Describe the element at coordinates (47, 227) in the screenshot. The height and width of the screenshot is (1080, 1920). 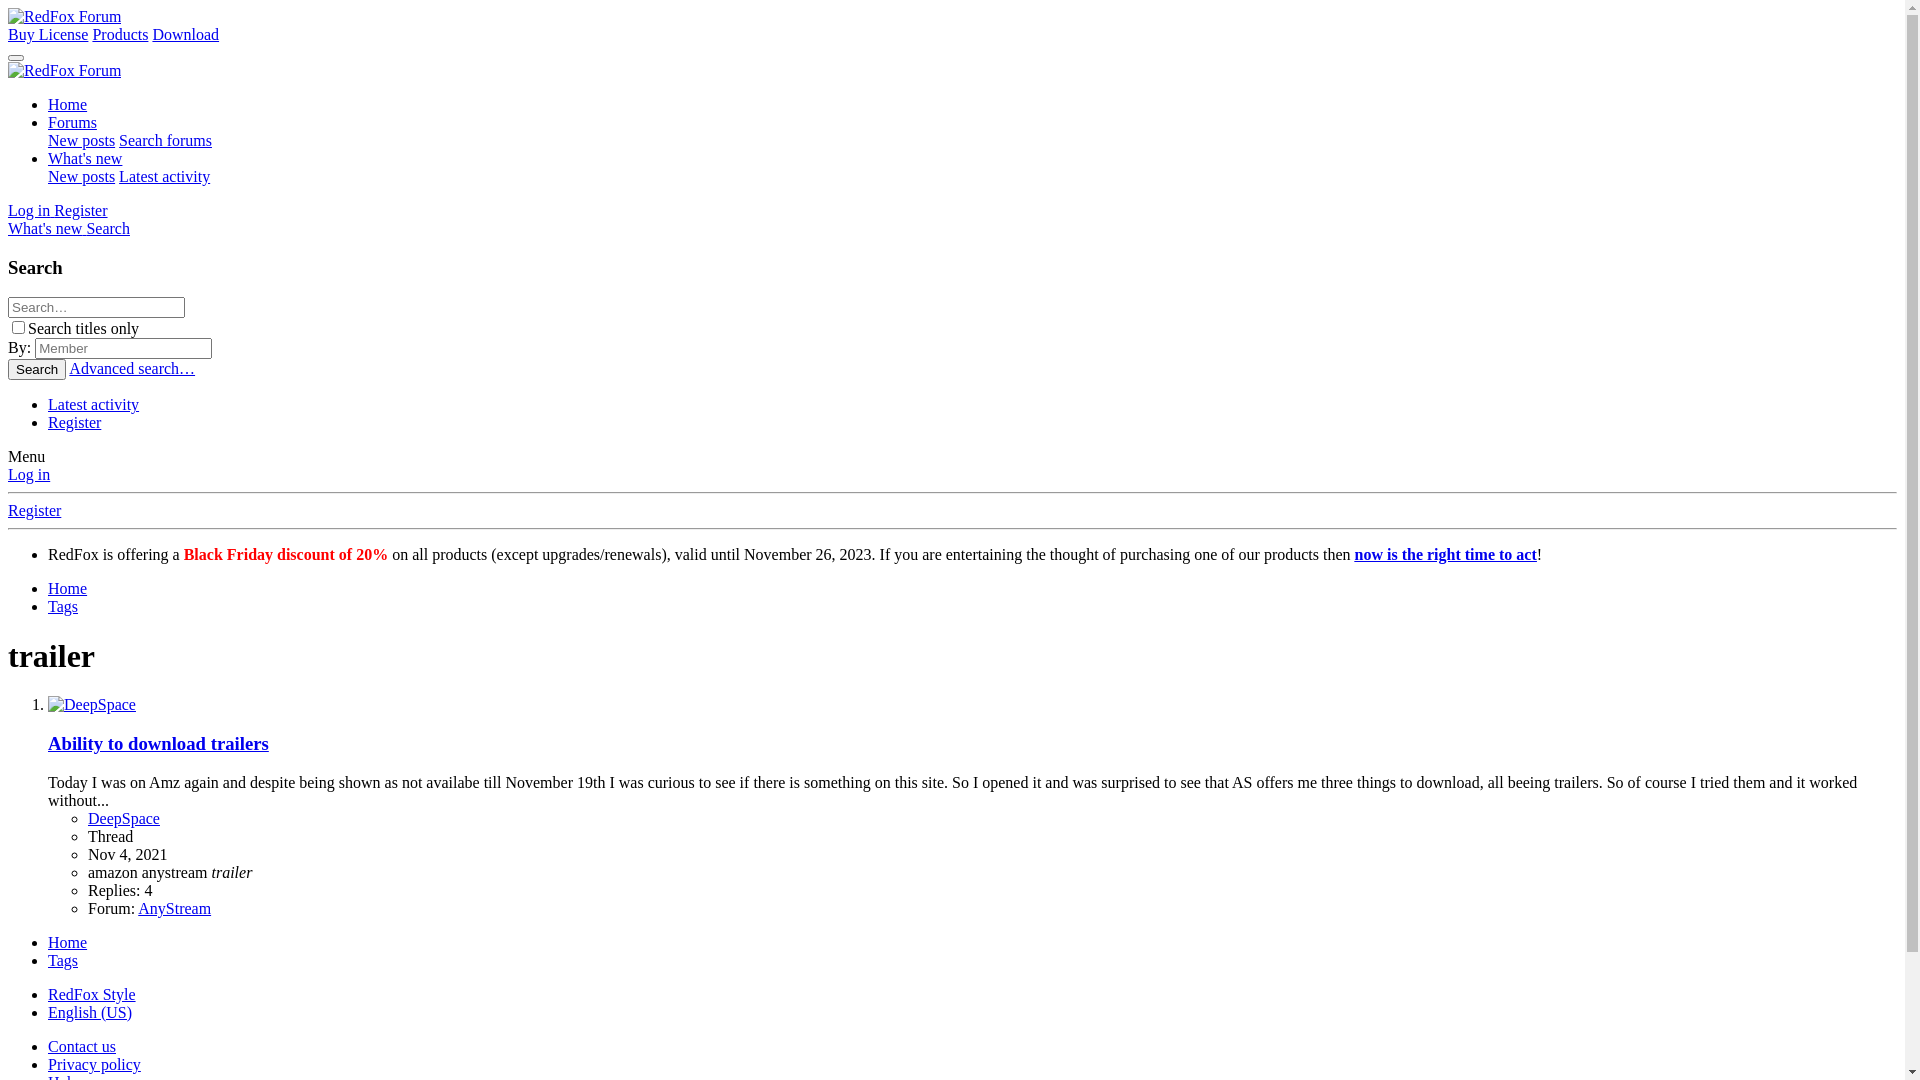
I see `'What's new'` at that location.